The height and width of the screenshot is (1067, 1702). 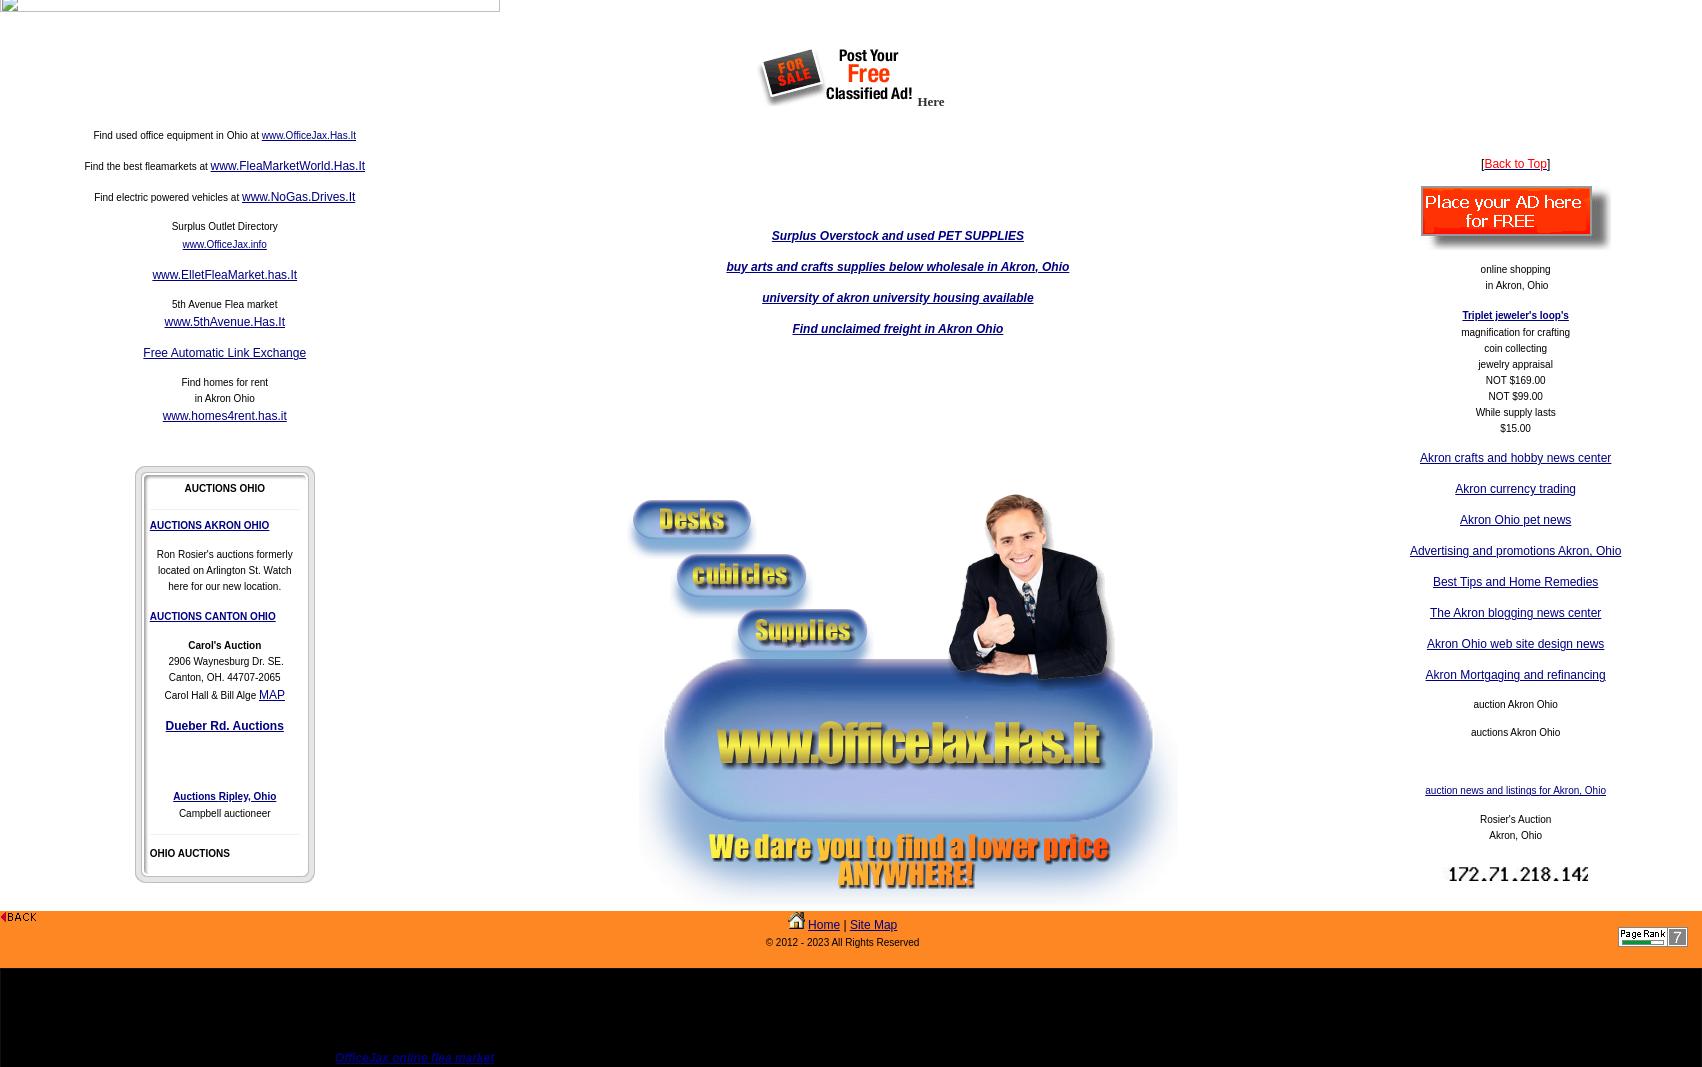 What do you see at coordinates (1515, 348) in the screenshot?
I see `'coin collecting'` at bounding box center [1515, 348].